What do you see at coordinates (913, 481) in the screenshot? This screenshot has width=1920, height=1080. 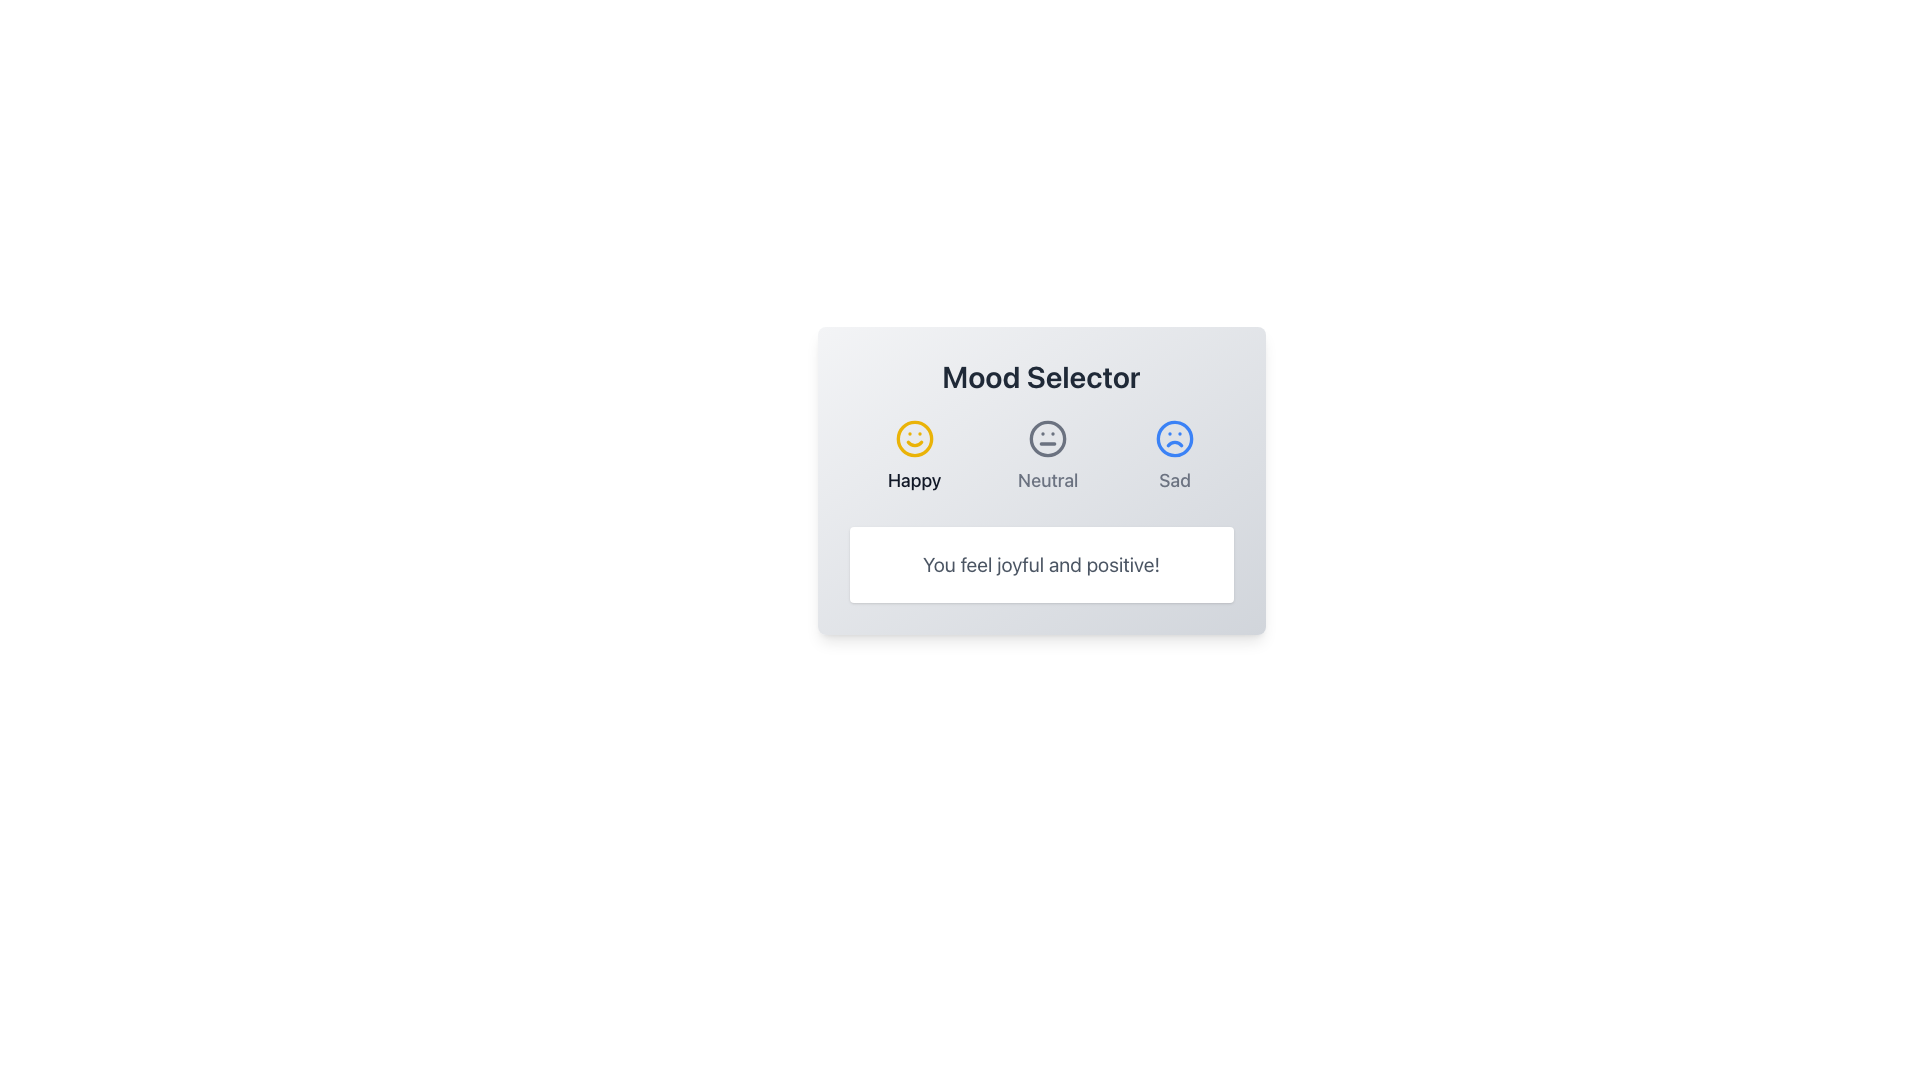 I see `the Text label indicating the mood represented by the icon above it, which is centrally aligned beneath the yellow smiling face icon in the mood selector grid` at bounding box center [913, 481].